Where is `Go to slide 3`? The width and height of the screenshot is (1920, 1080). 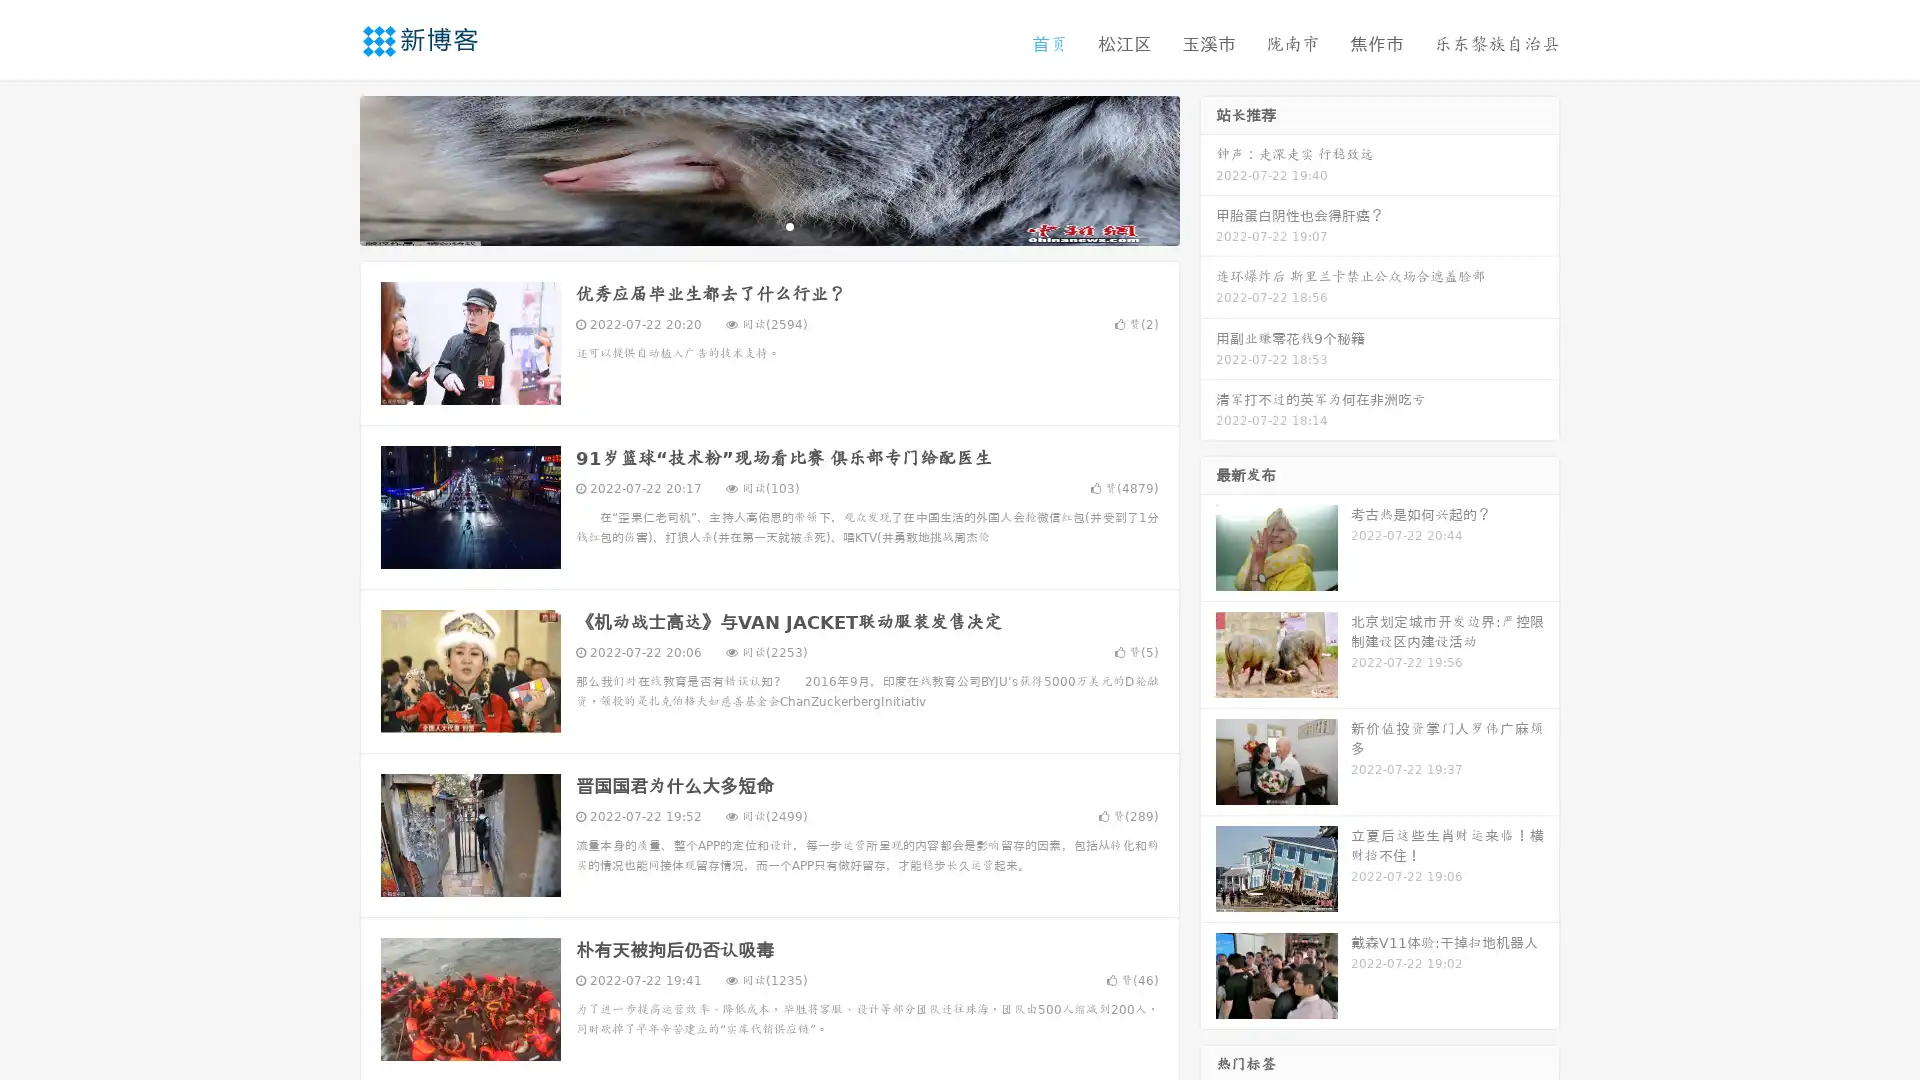 Go to slide 3 is located at coordinates (789, 225).